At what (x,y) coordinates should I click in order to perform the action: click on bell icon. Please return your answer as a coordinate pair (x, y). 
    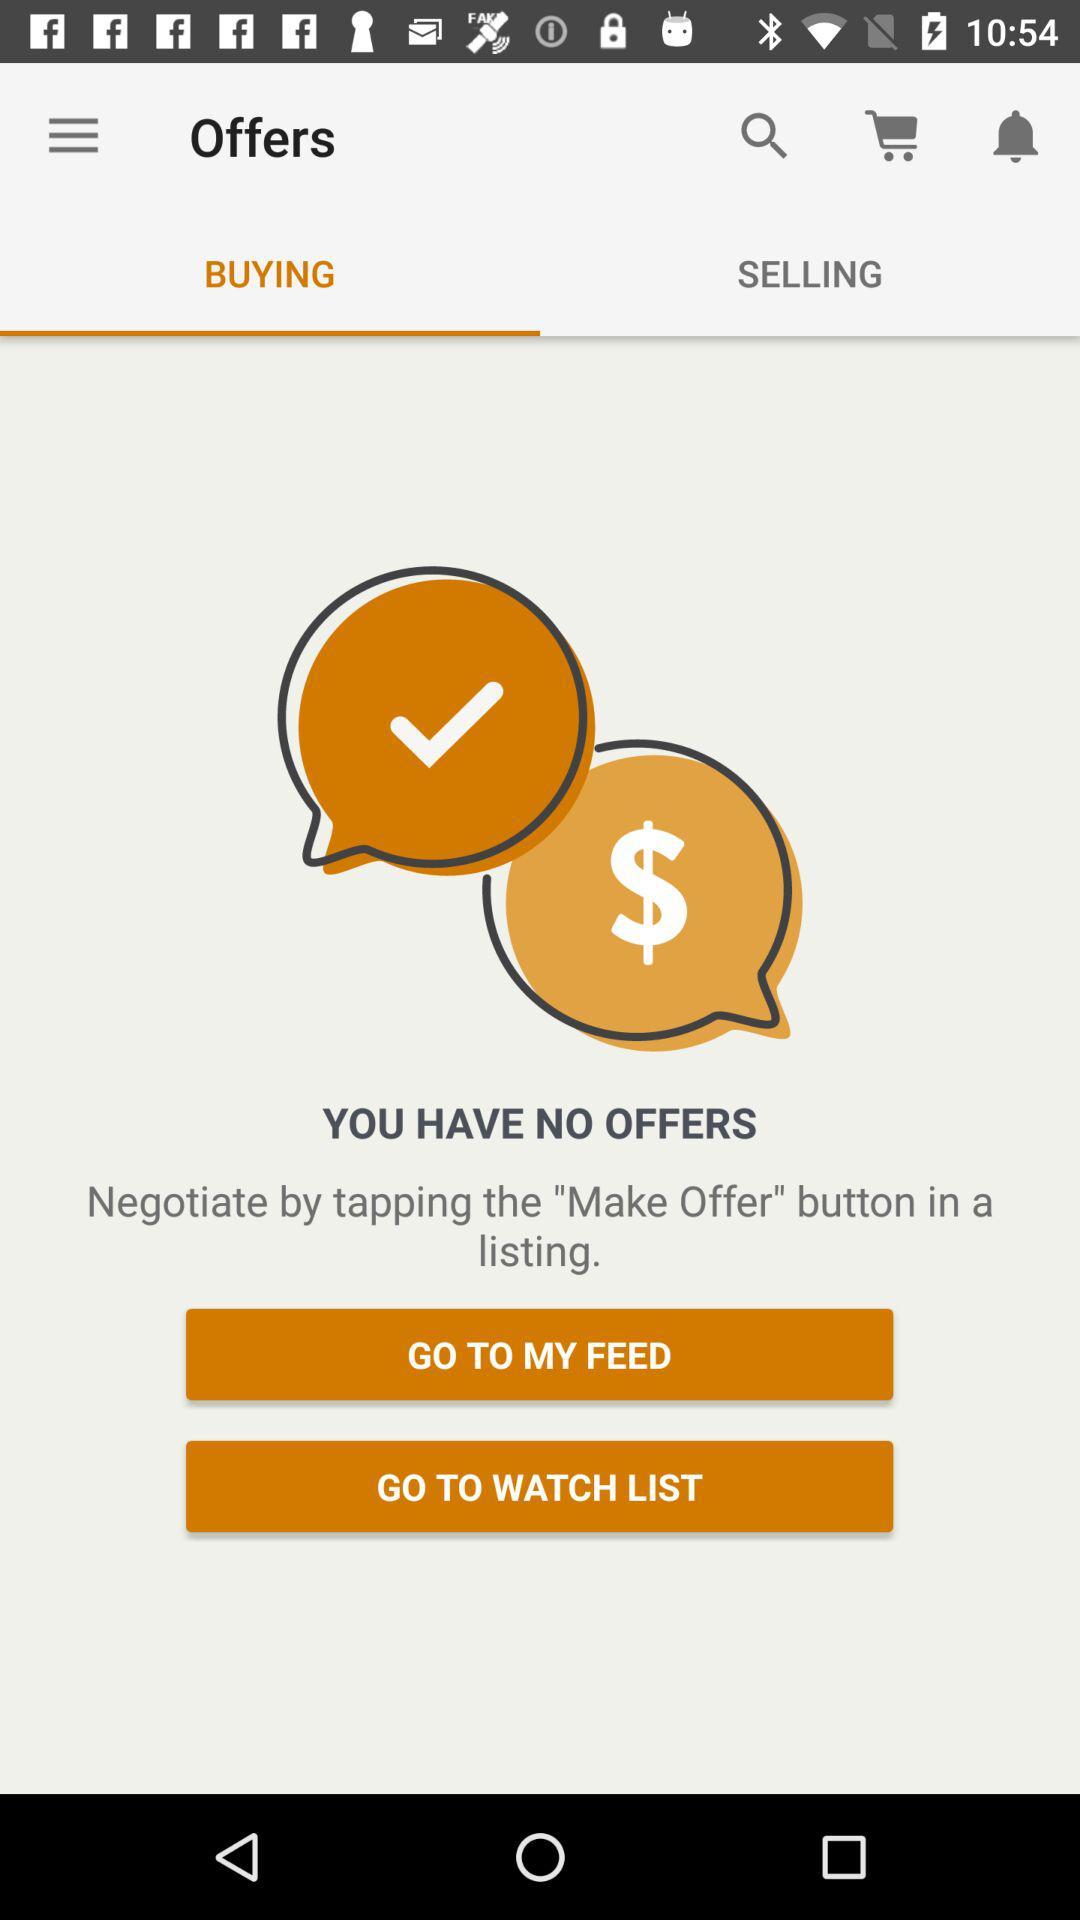
    Looking at the image, I should click on (1017, 136).